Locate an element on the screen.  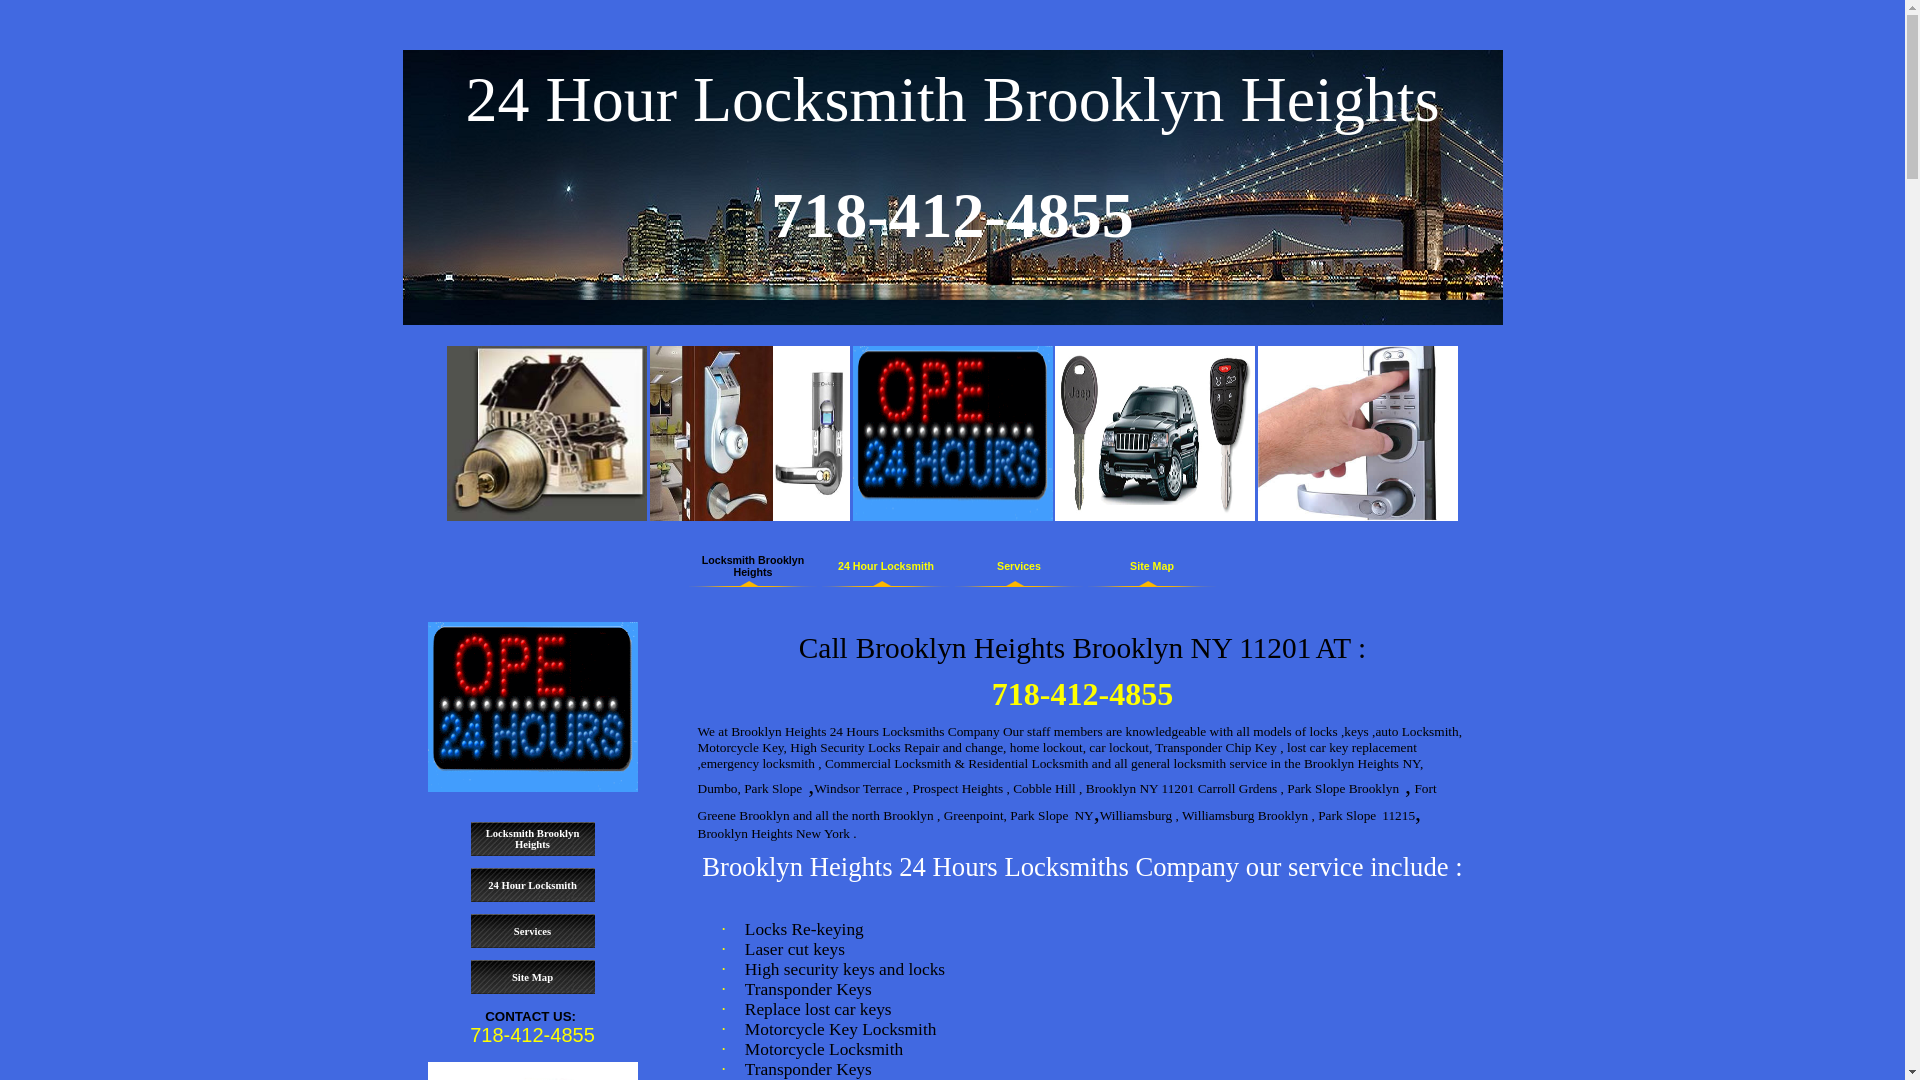
'Locksmith Service Company in Brooklyn Heights Brooklyn ' is located at coordinates (649, 432).